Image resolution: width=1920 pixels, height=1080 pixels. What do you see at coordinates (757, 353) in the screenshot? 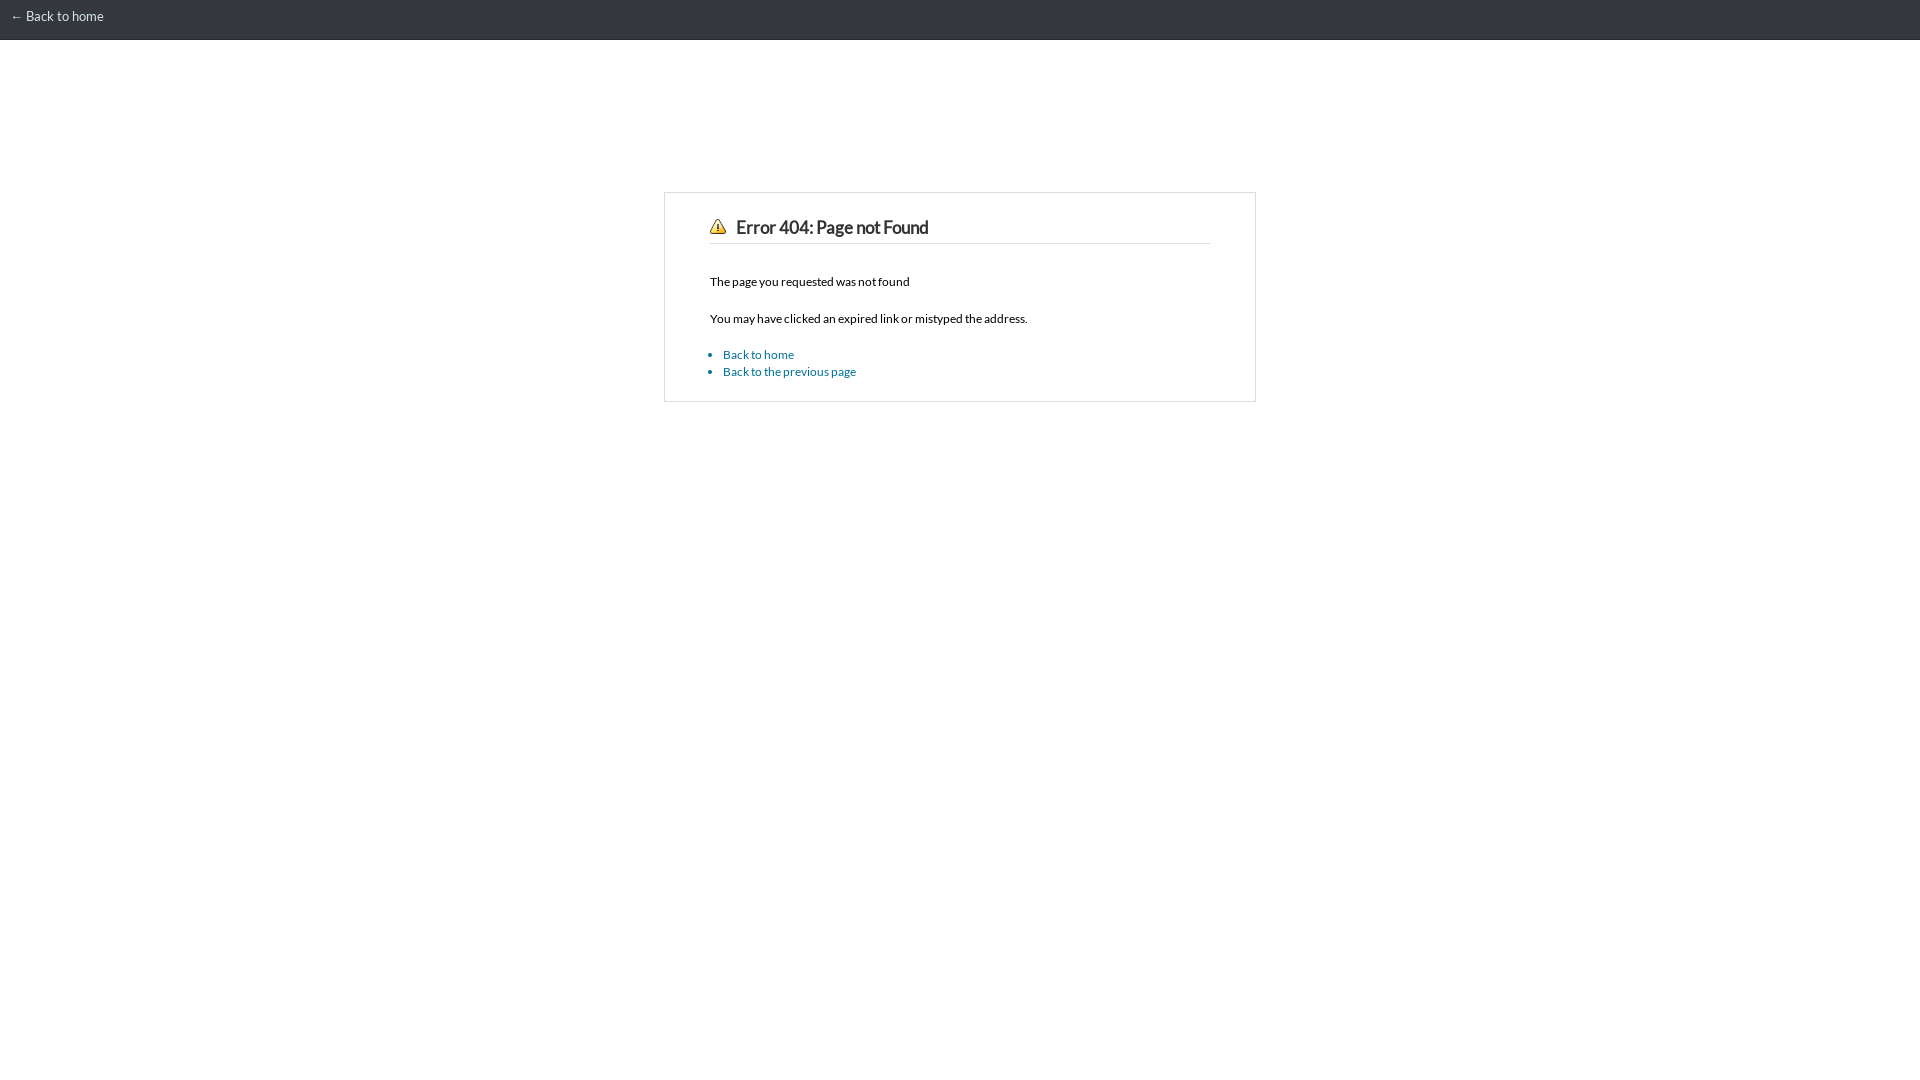
I see `'Back to home'` at bounding box center [757, 353].